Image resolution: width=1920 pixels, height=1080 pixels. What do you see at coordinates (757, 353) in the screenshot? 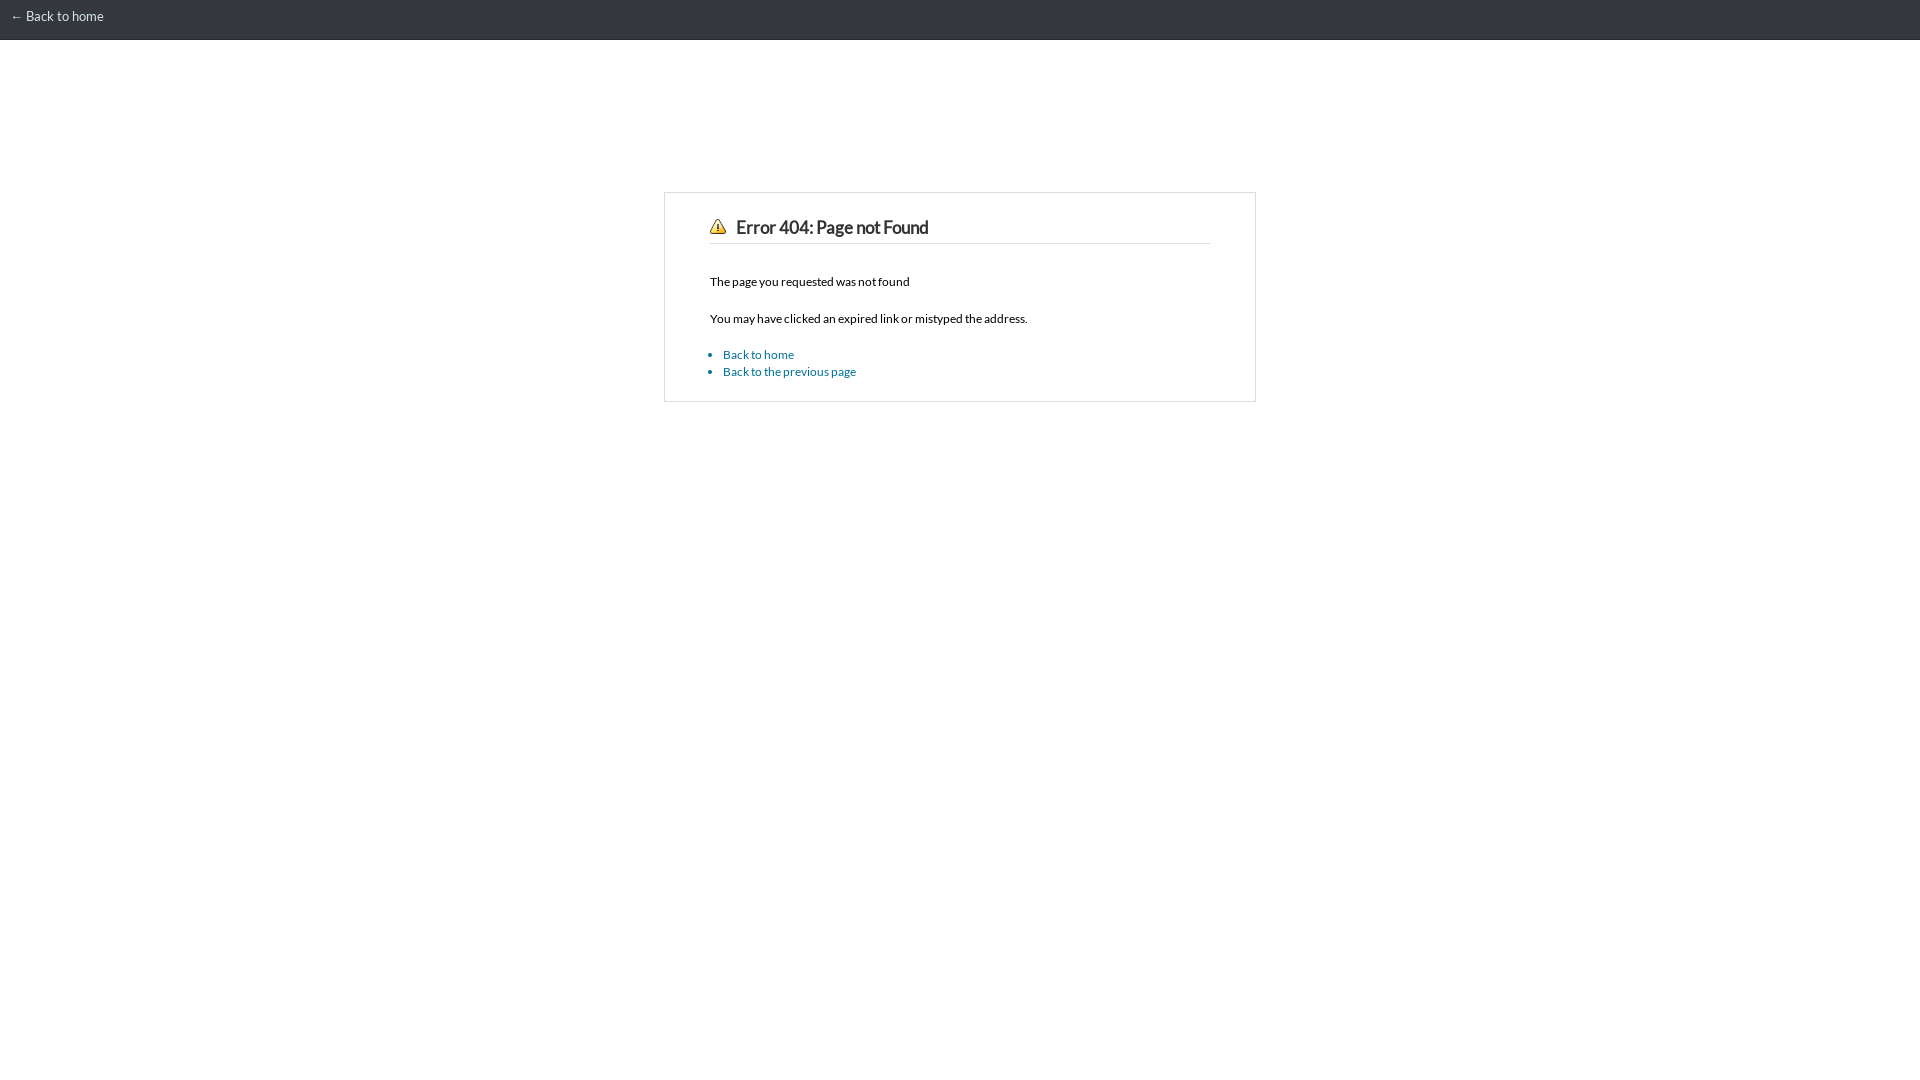
I see `'Back to home'` at bounding box center [757, 353].